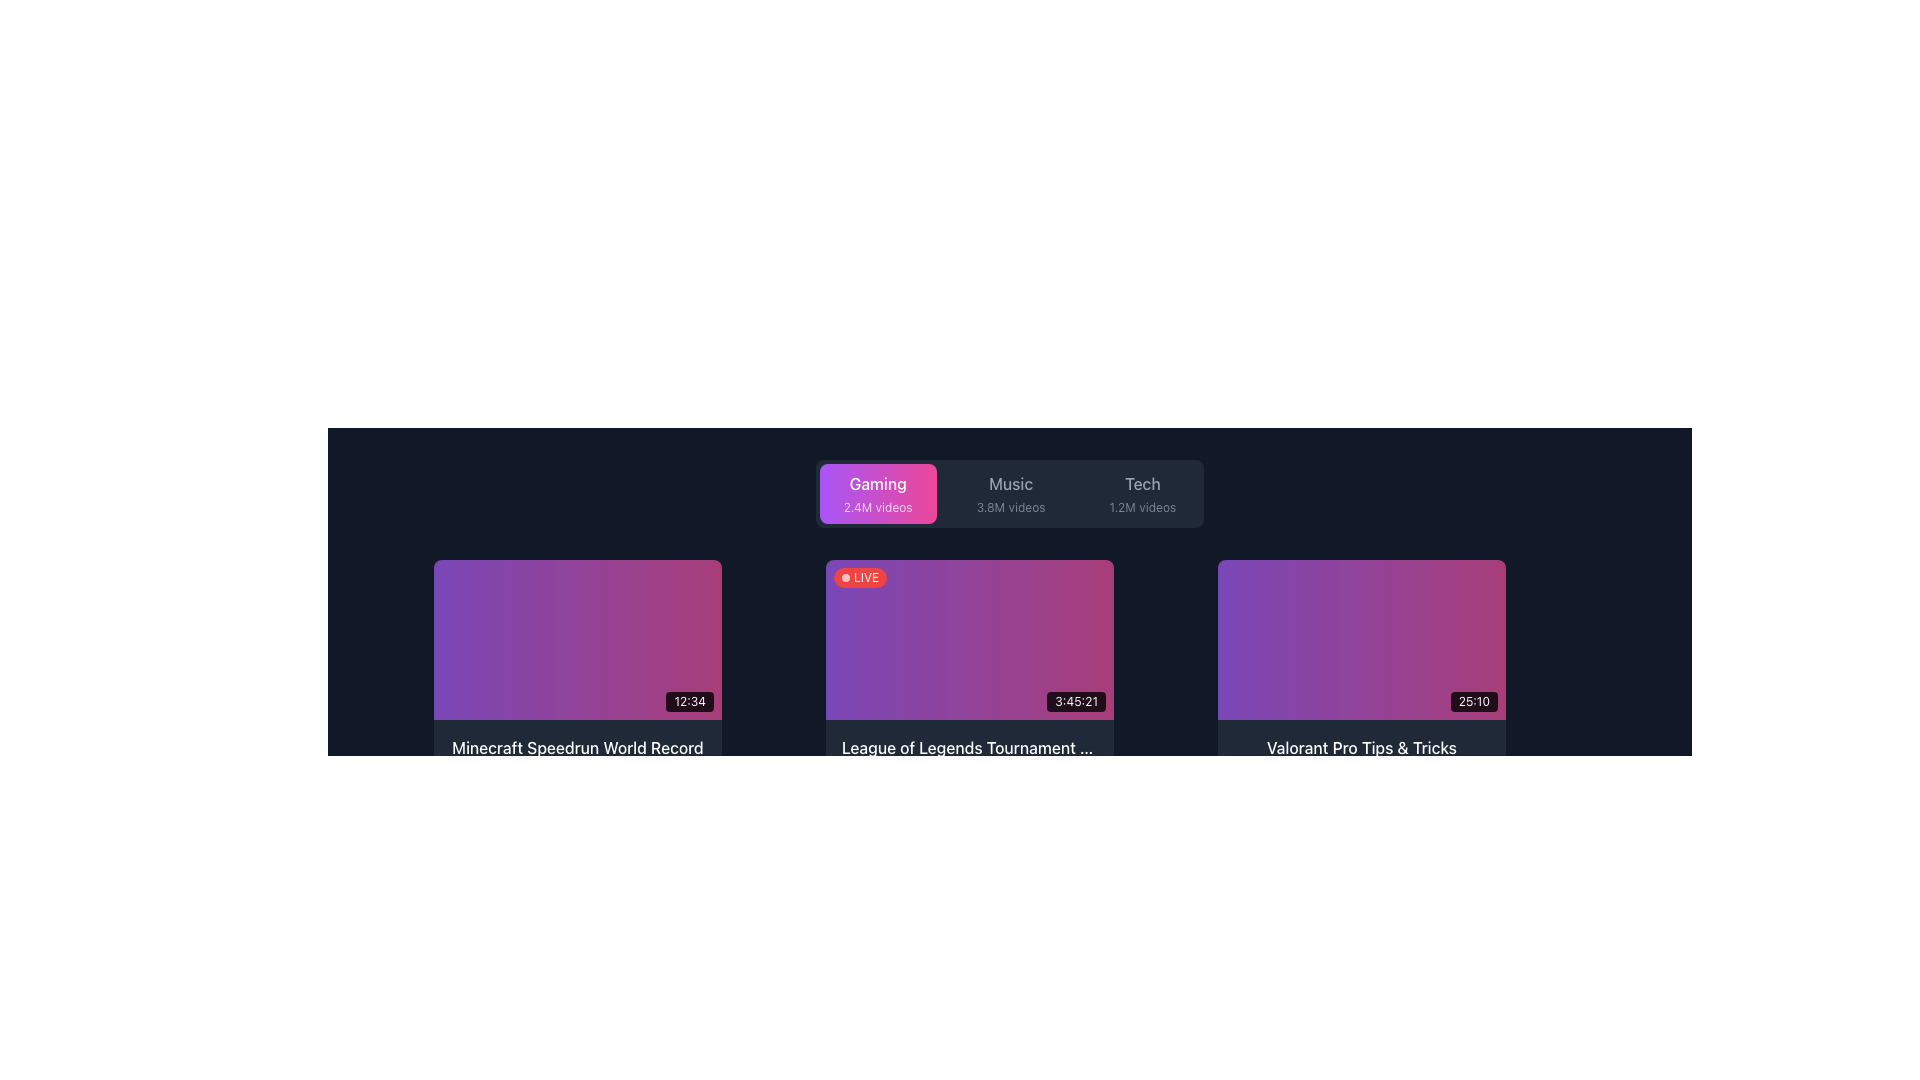 This screenshot has height=1080, width=1920. Describe the element at coordinates (878, 493) in the screenshot. I see `the rectangular button with a gradient background labeled 'Gaming'` at that location.